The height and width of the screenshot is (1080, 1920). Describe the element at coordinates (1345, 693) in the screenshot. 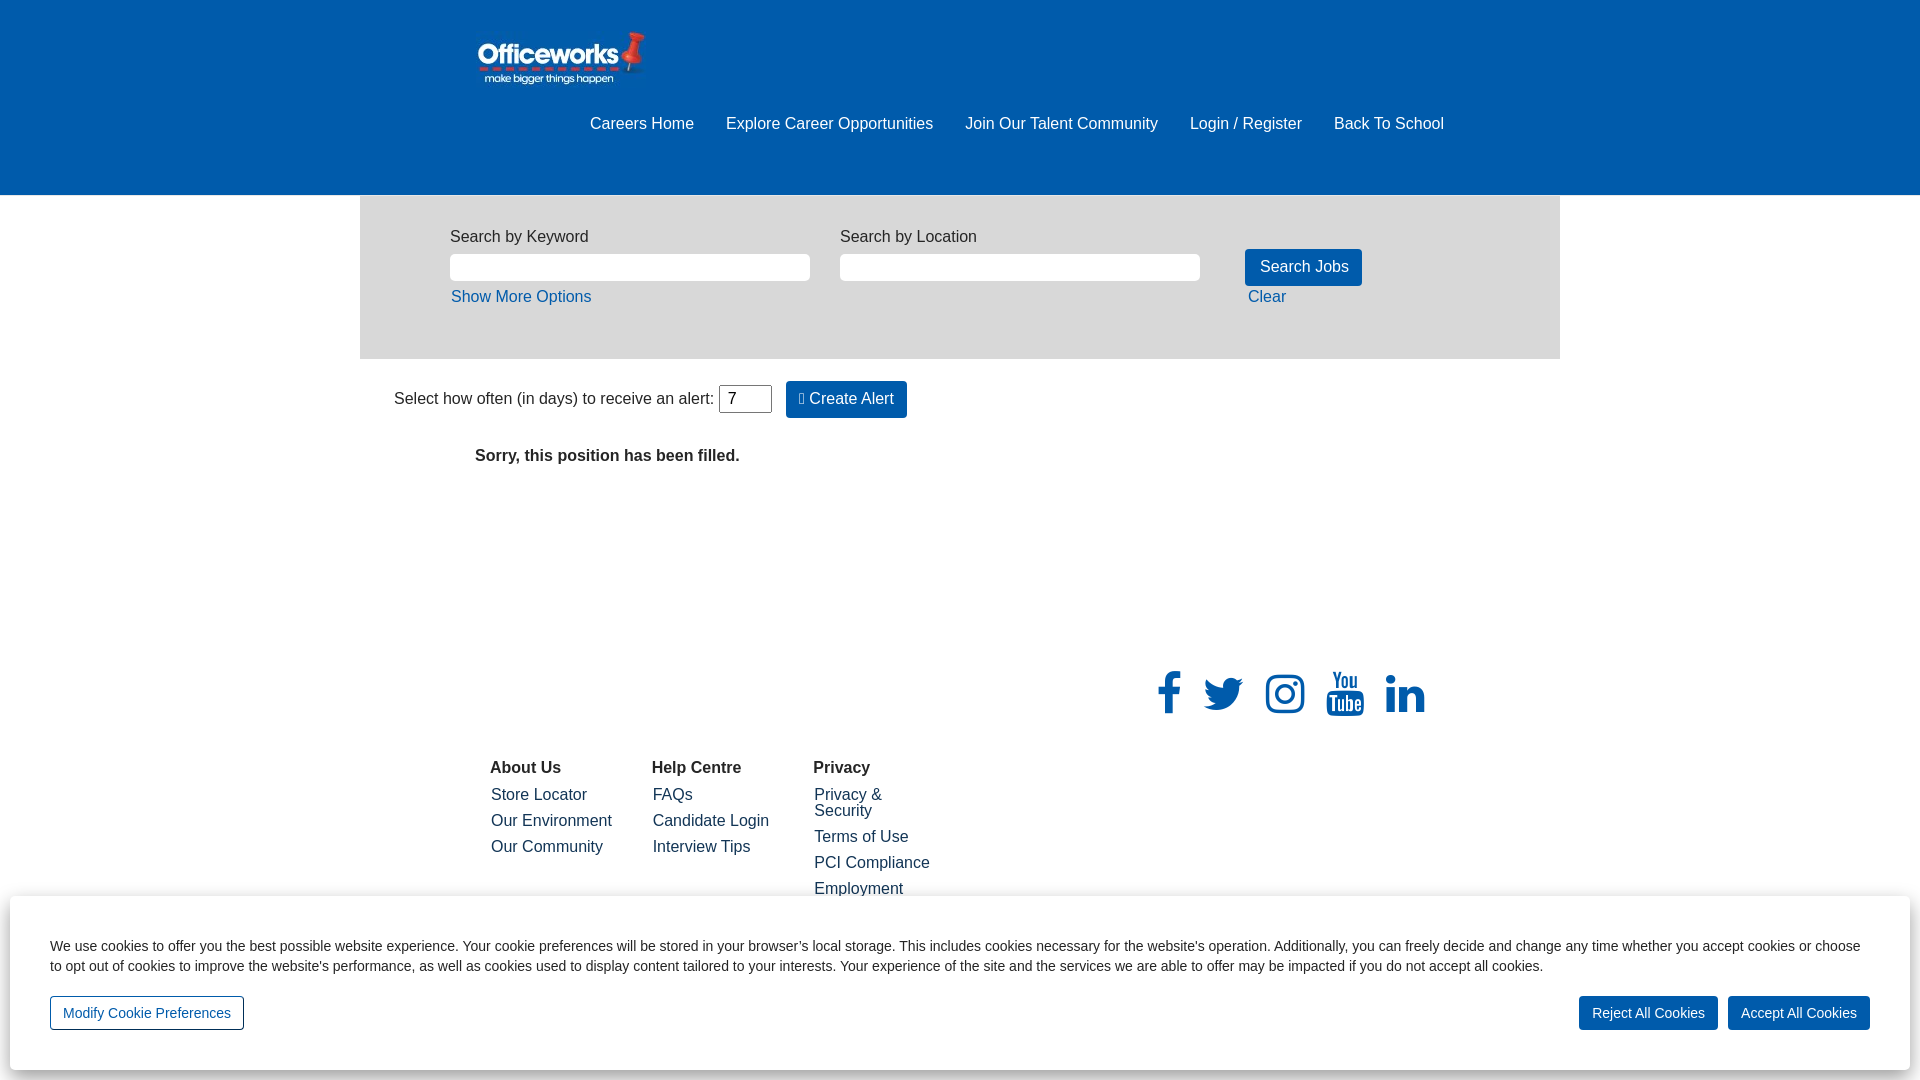

I see `'youtube'` at that location.